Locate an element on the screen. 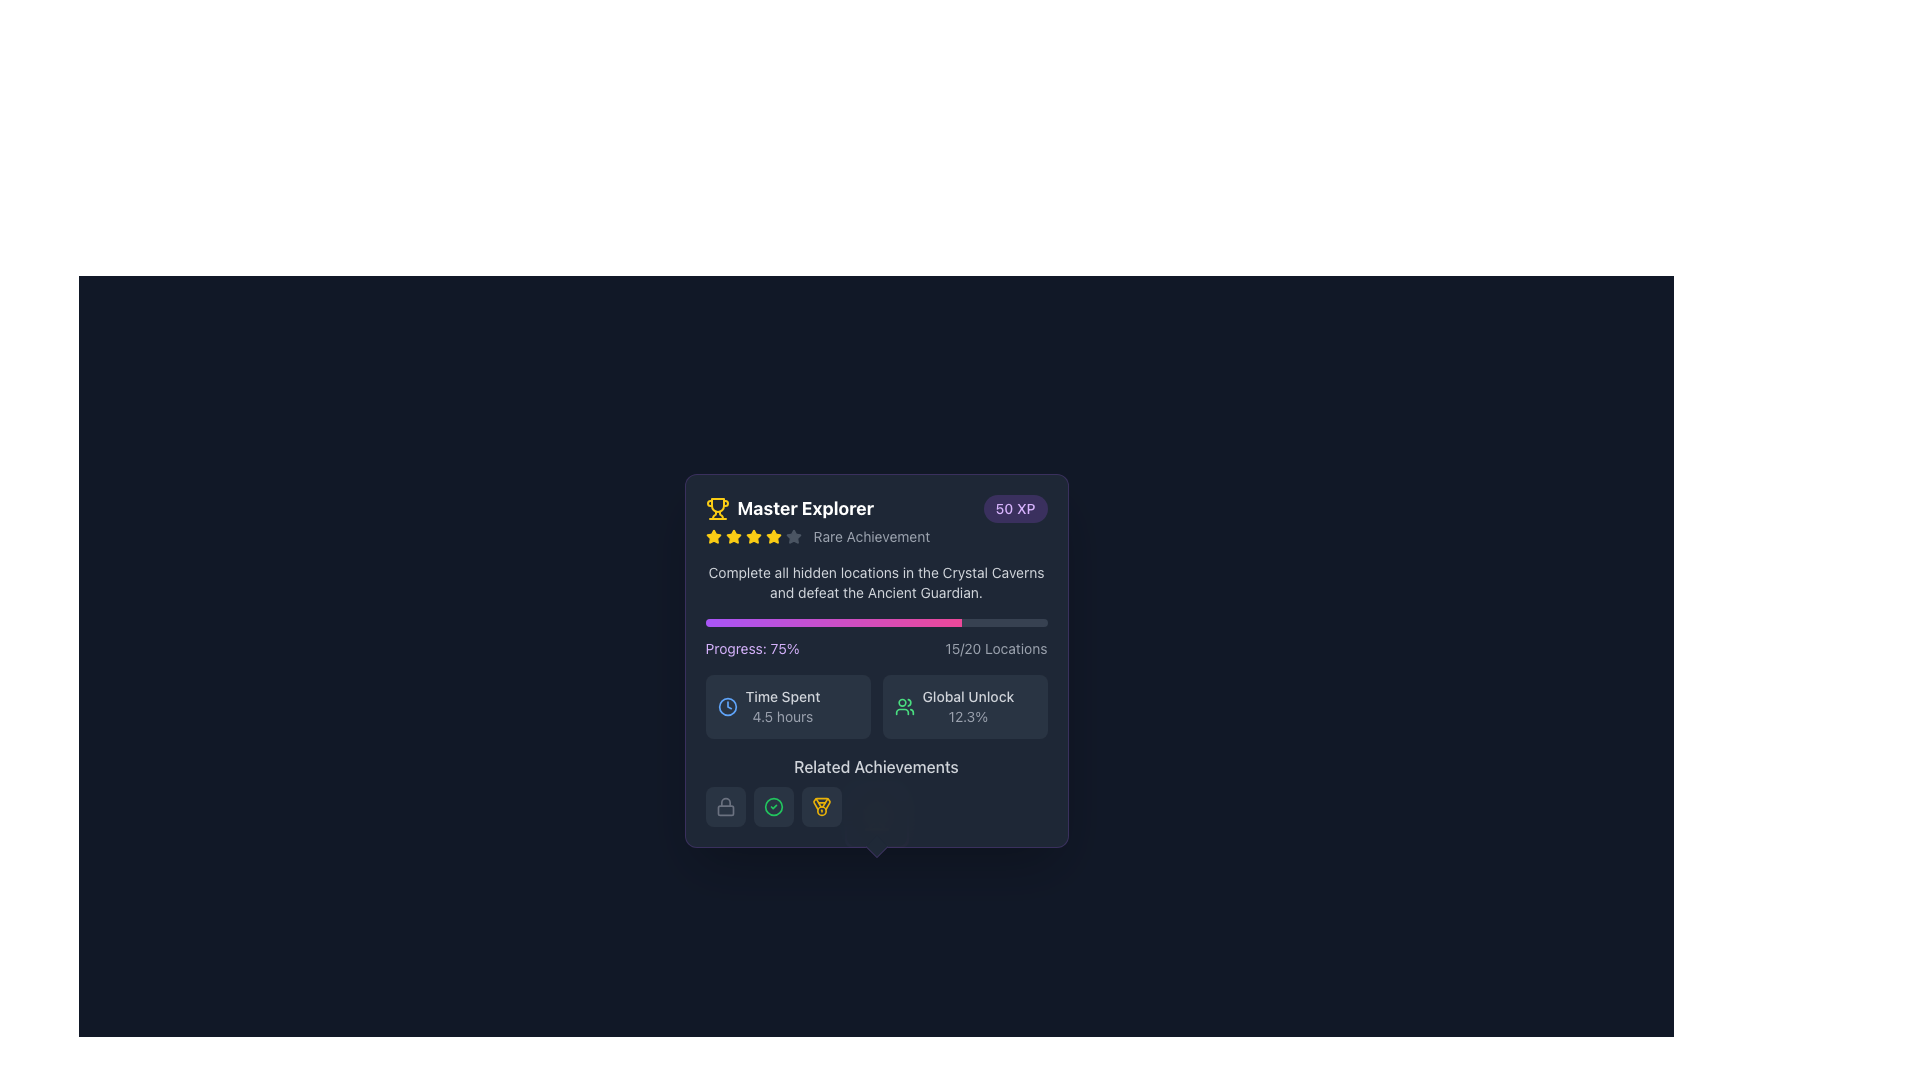 The height and width of the screenshot is (1080, 1920). the third star in the rating system under the 'Master Explorer' text to interact with the rating is located at coordinates (713, 535).